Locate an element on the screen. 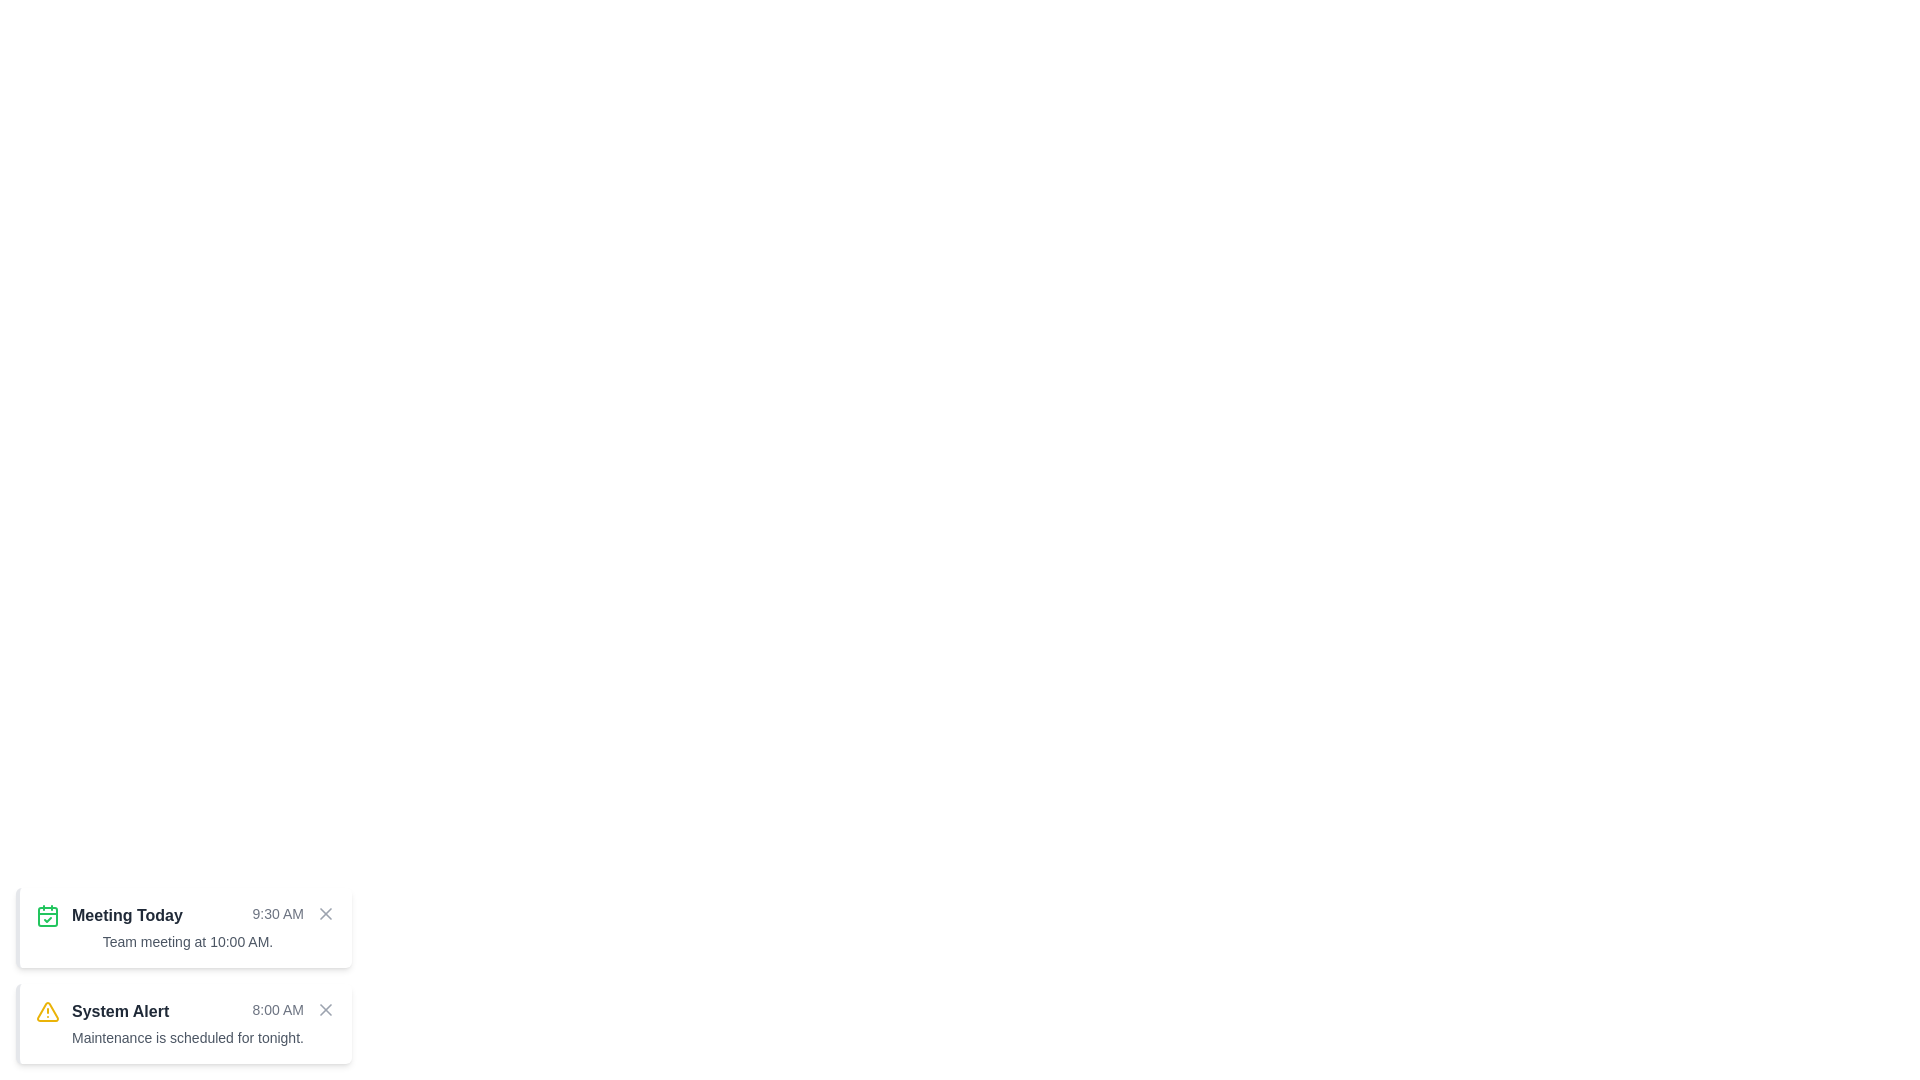  the close icon located in the top-right corner of the 'System Alert' notification card is located at coordinates (326, 914).